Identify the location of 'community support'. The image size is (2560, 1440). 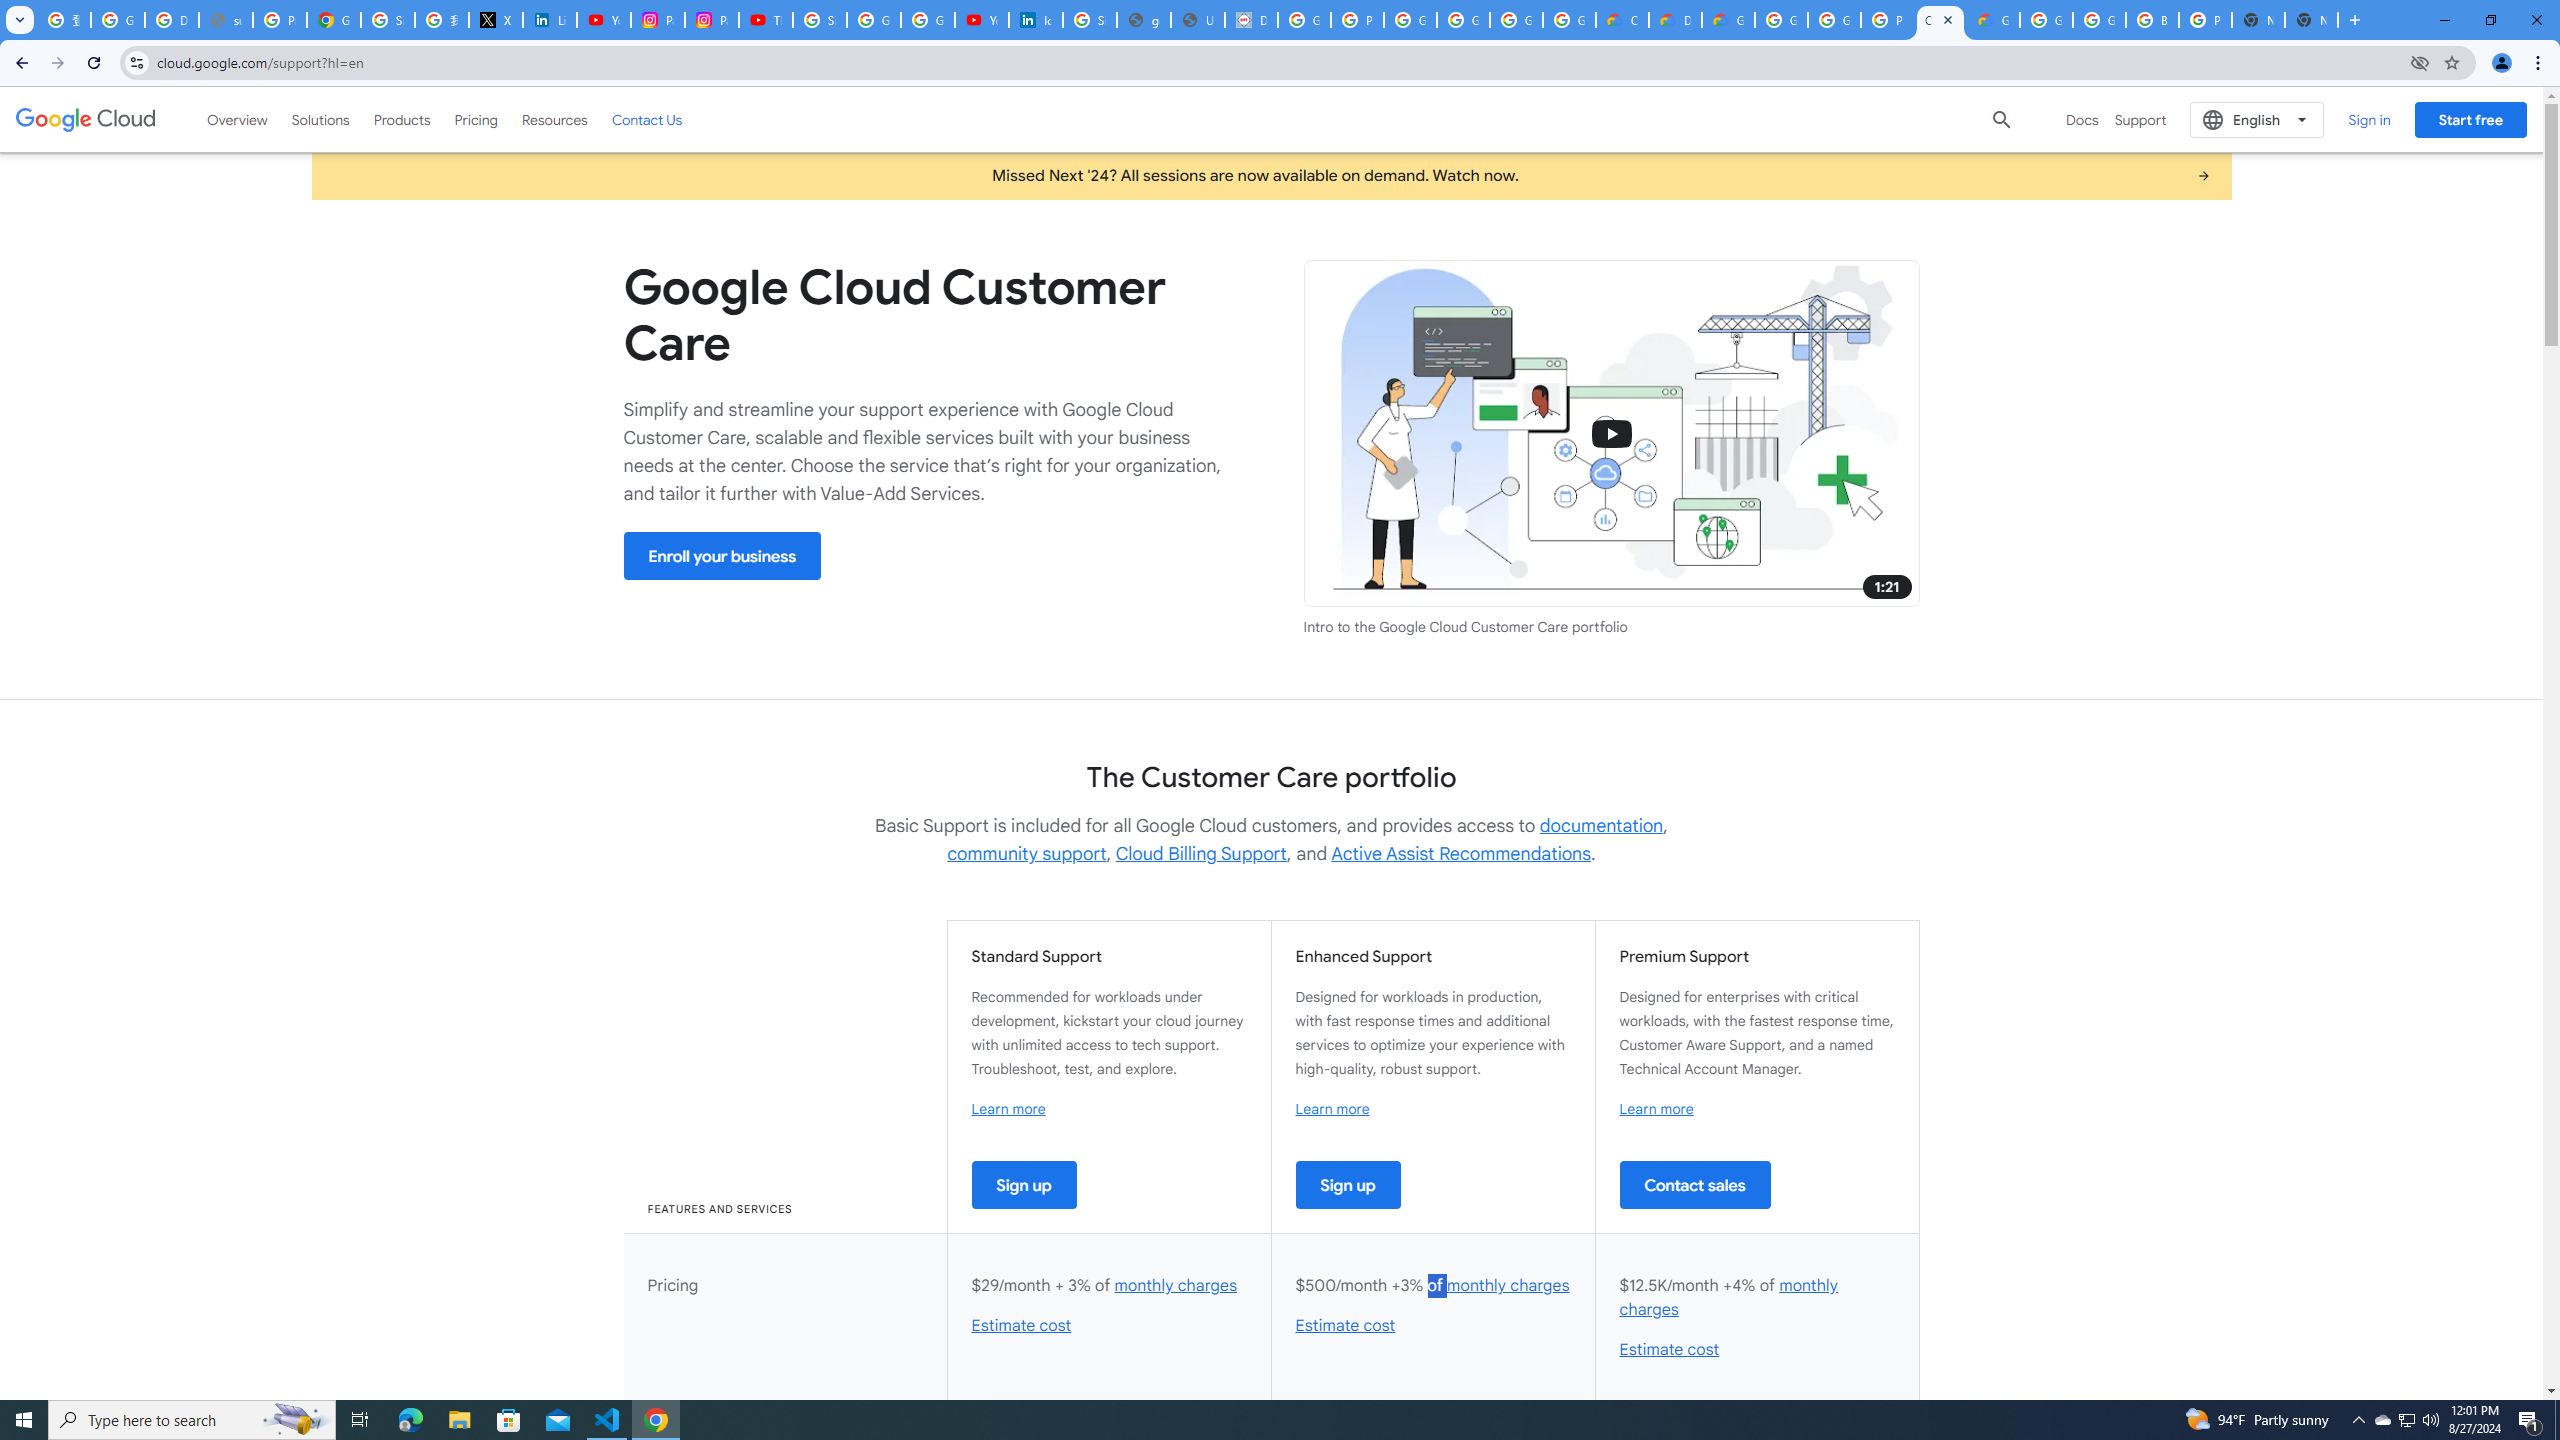
(1026, 853).